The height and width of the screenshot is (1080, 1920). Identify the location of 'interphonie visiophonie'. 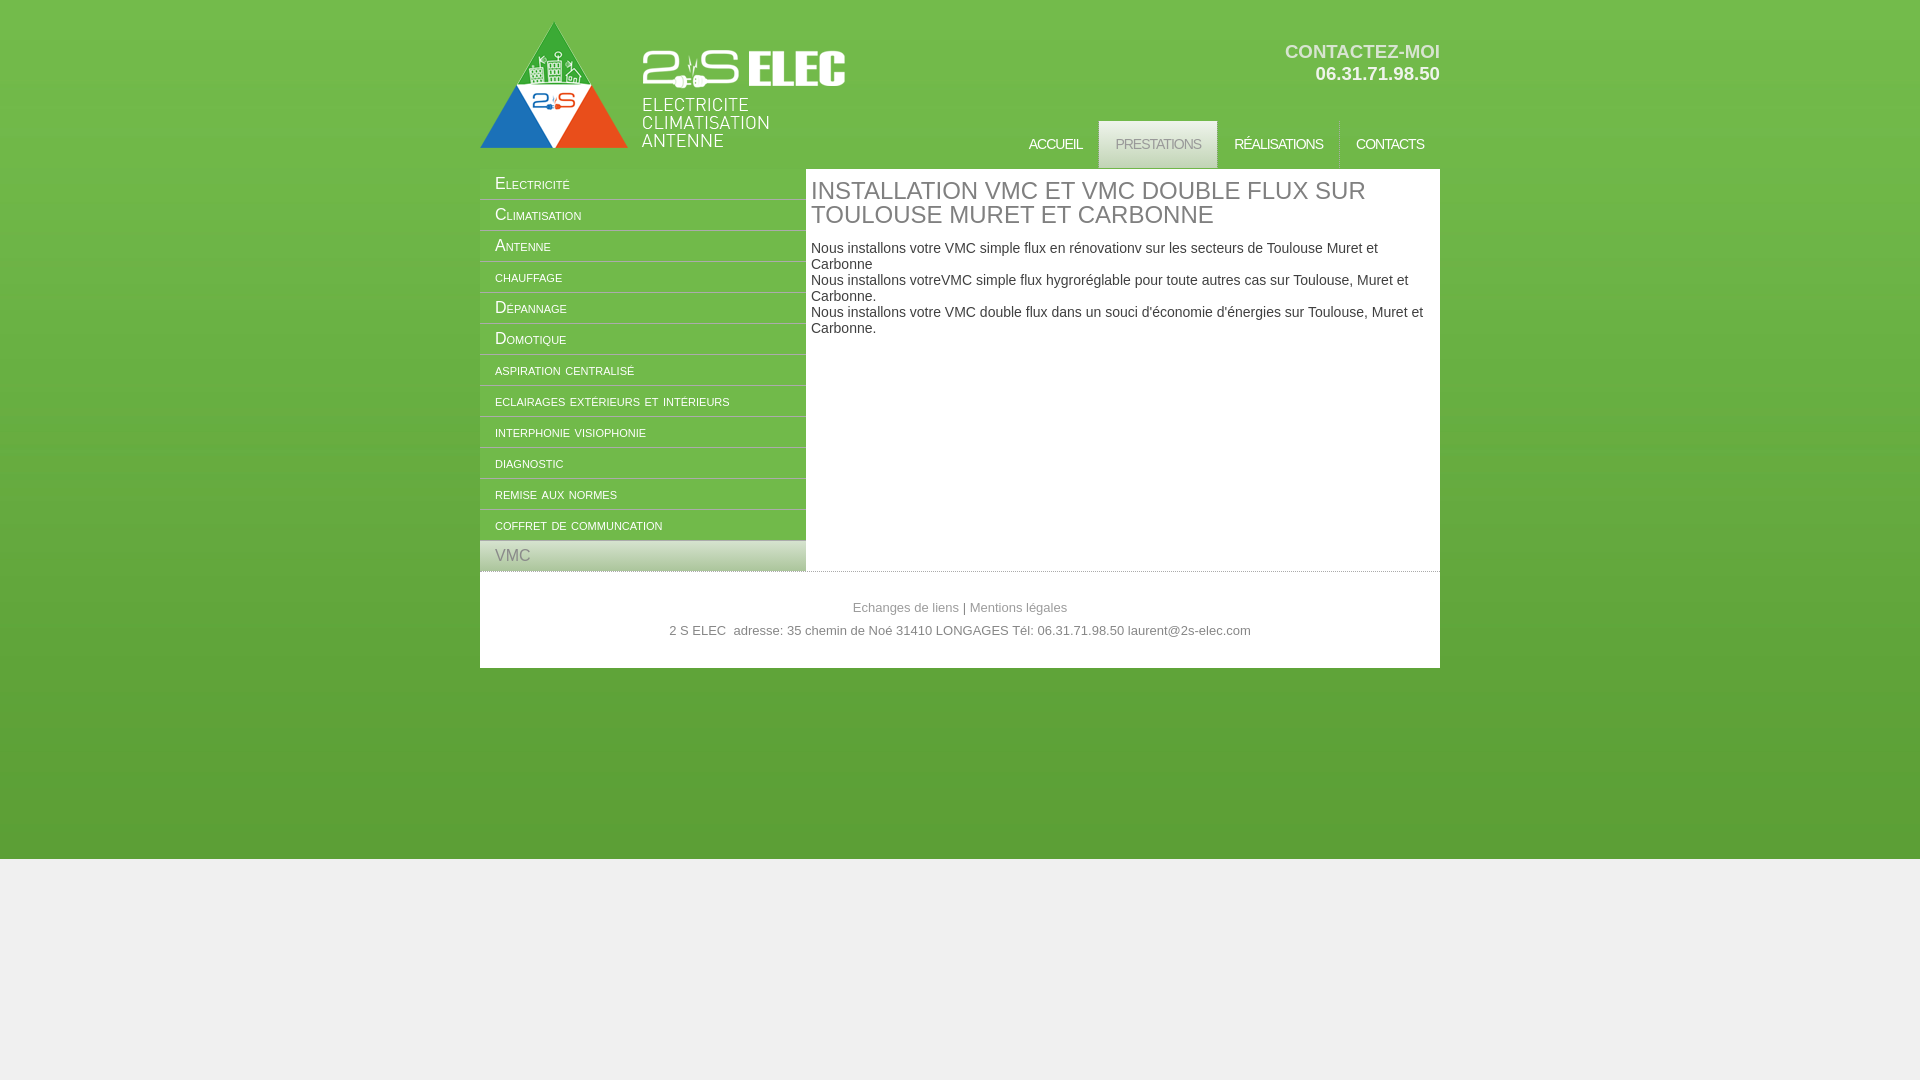
(643, 431).